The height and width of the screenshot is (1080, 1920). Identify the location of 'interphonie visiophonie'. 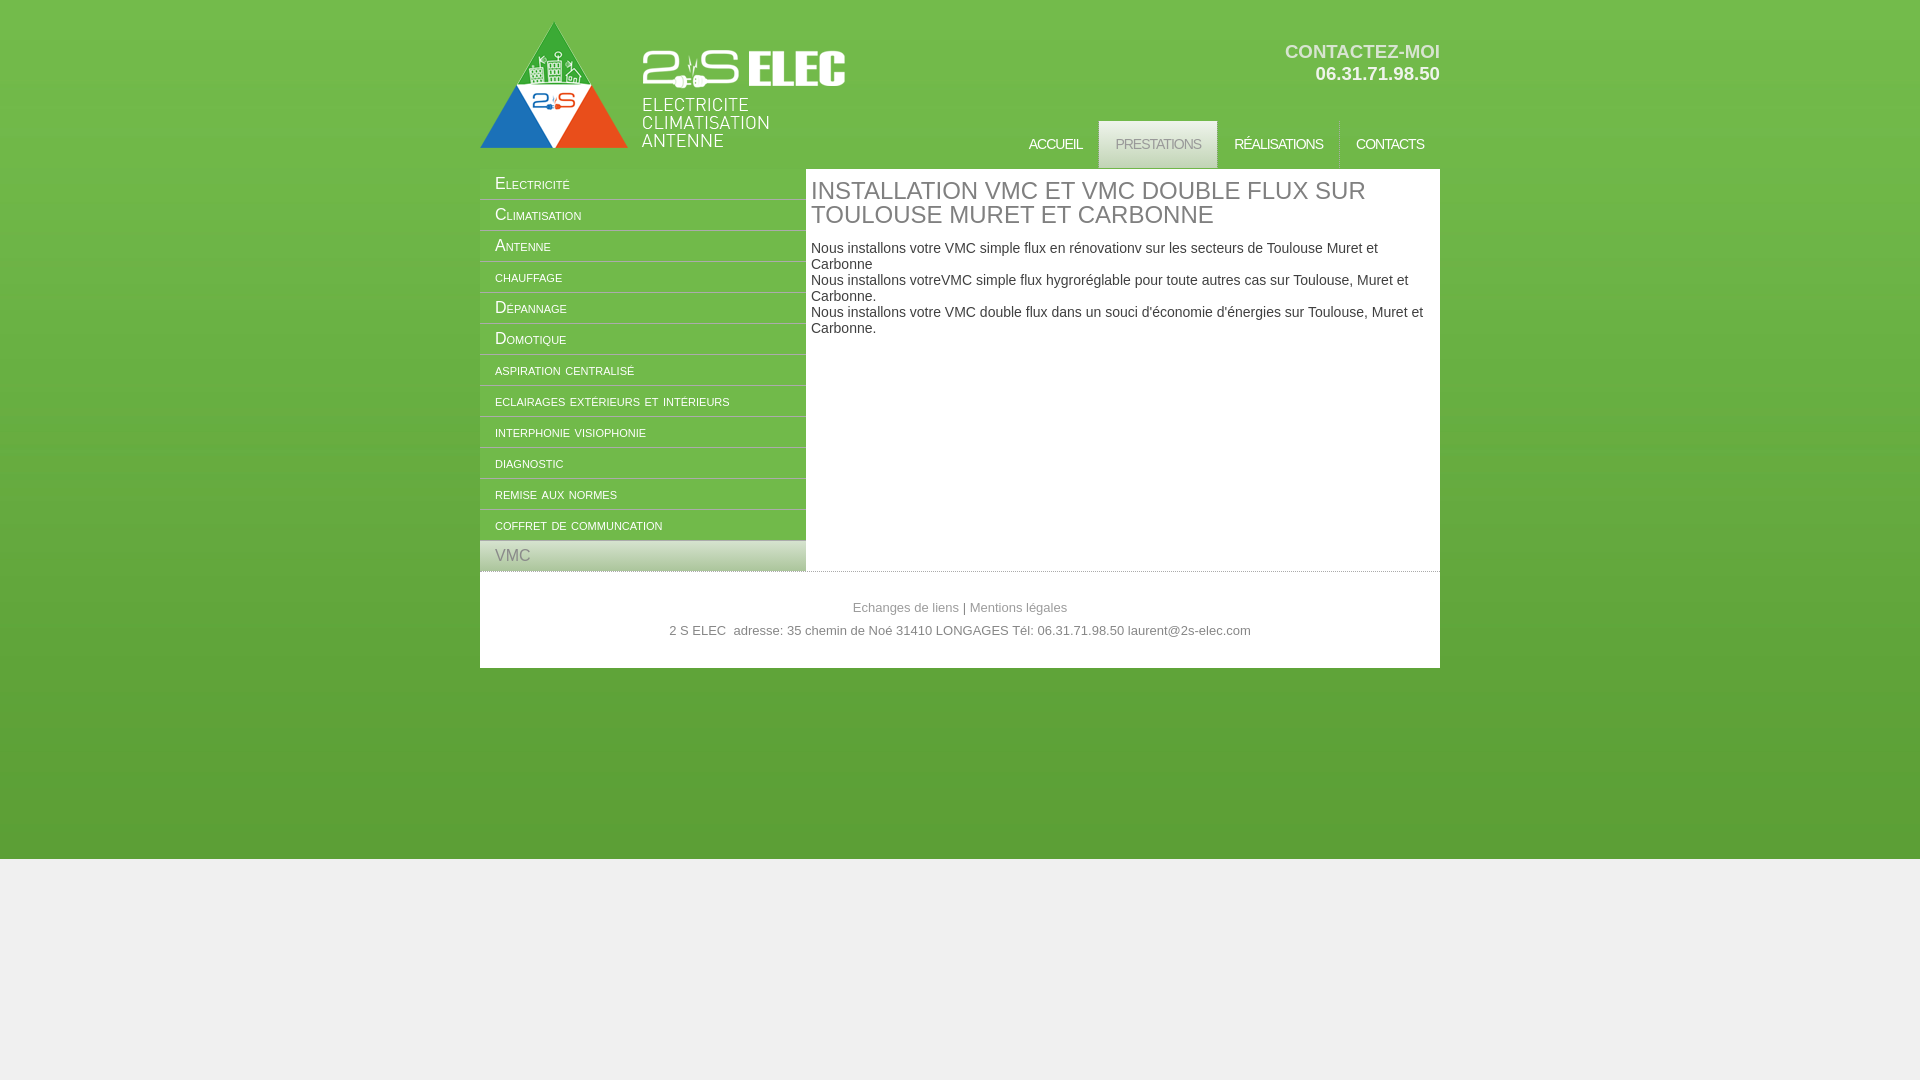
(643, 431).